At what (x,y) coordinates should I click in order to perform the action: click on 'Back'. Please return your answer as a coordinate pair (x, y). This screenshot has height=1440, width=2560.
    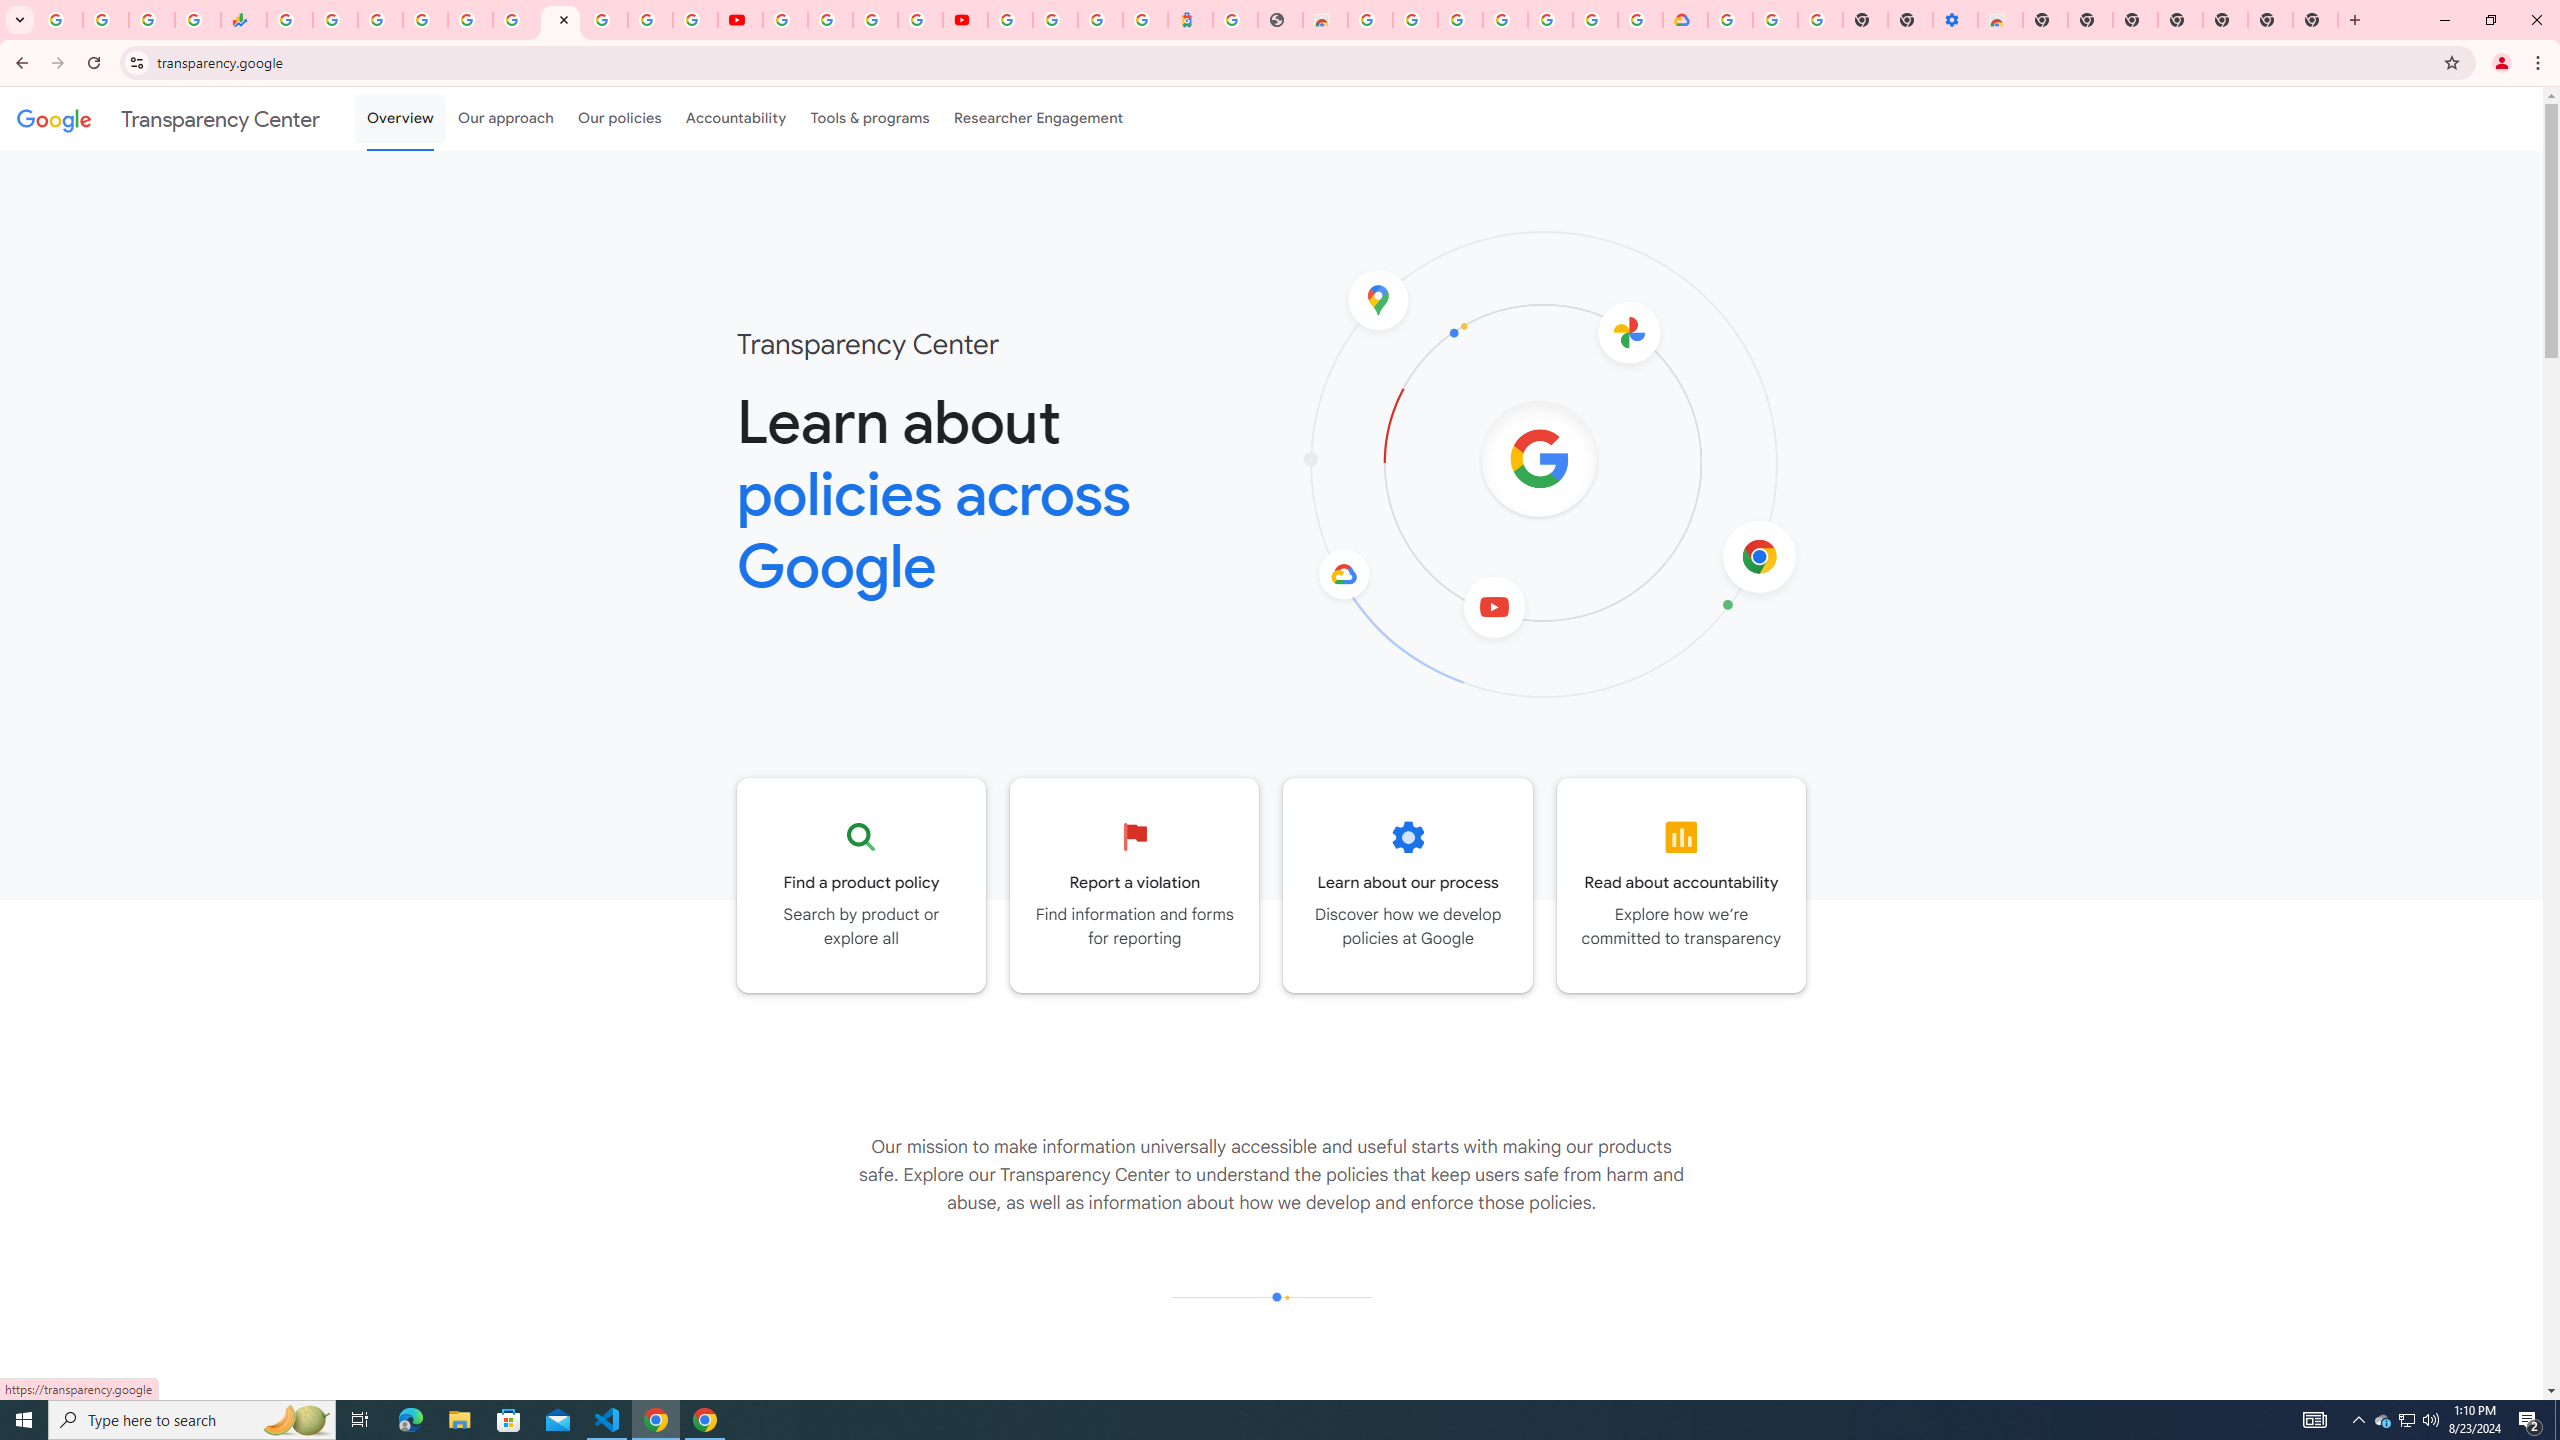
    Looking at the image, I should click on (19, 62).